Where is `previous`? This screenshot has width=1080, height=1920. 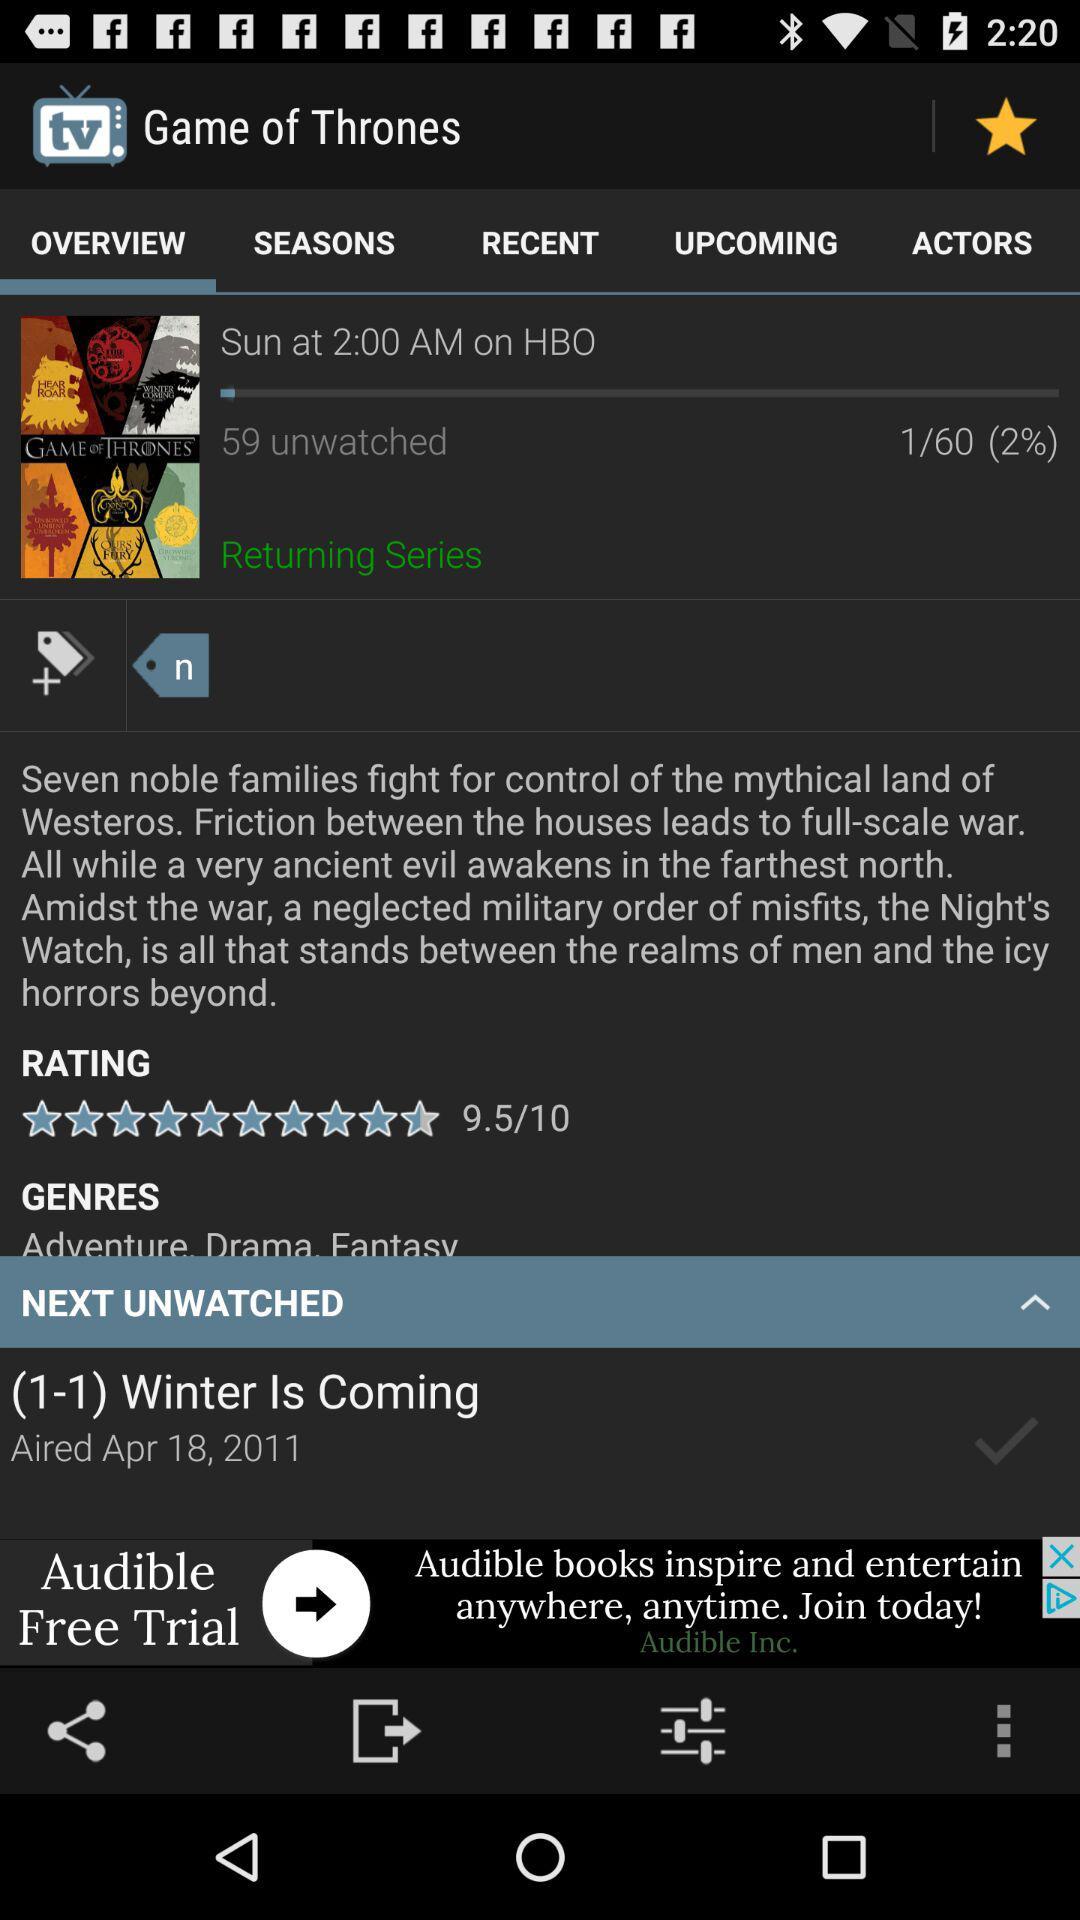
previous is located at coordinates (1006, 1442).